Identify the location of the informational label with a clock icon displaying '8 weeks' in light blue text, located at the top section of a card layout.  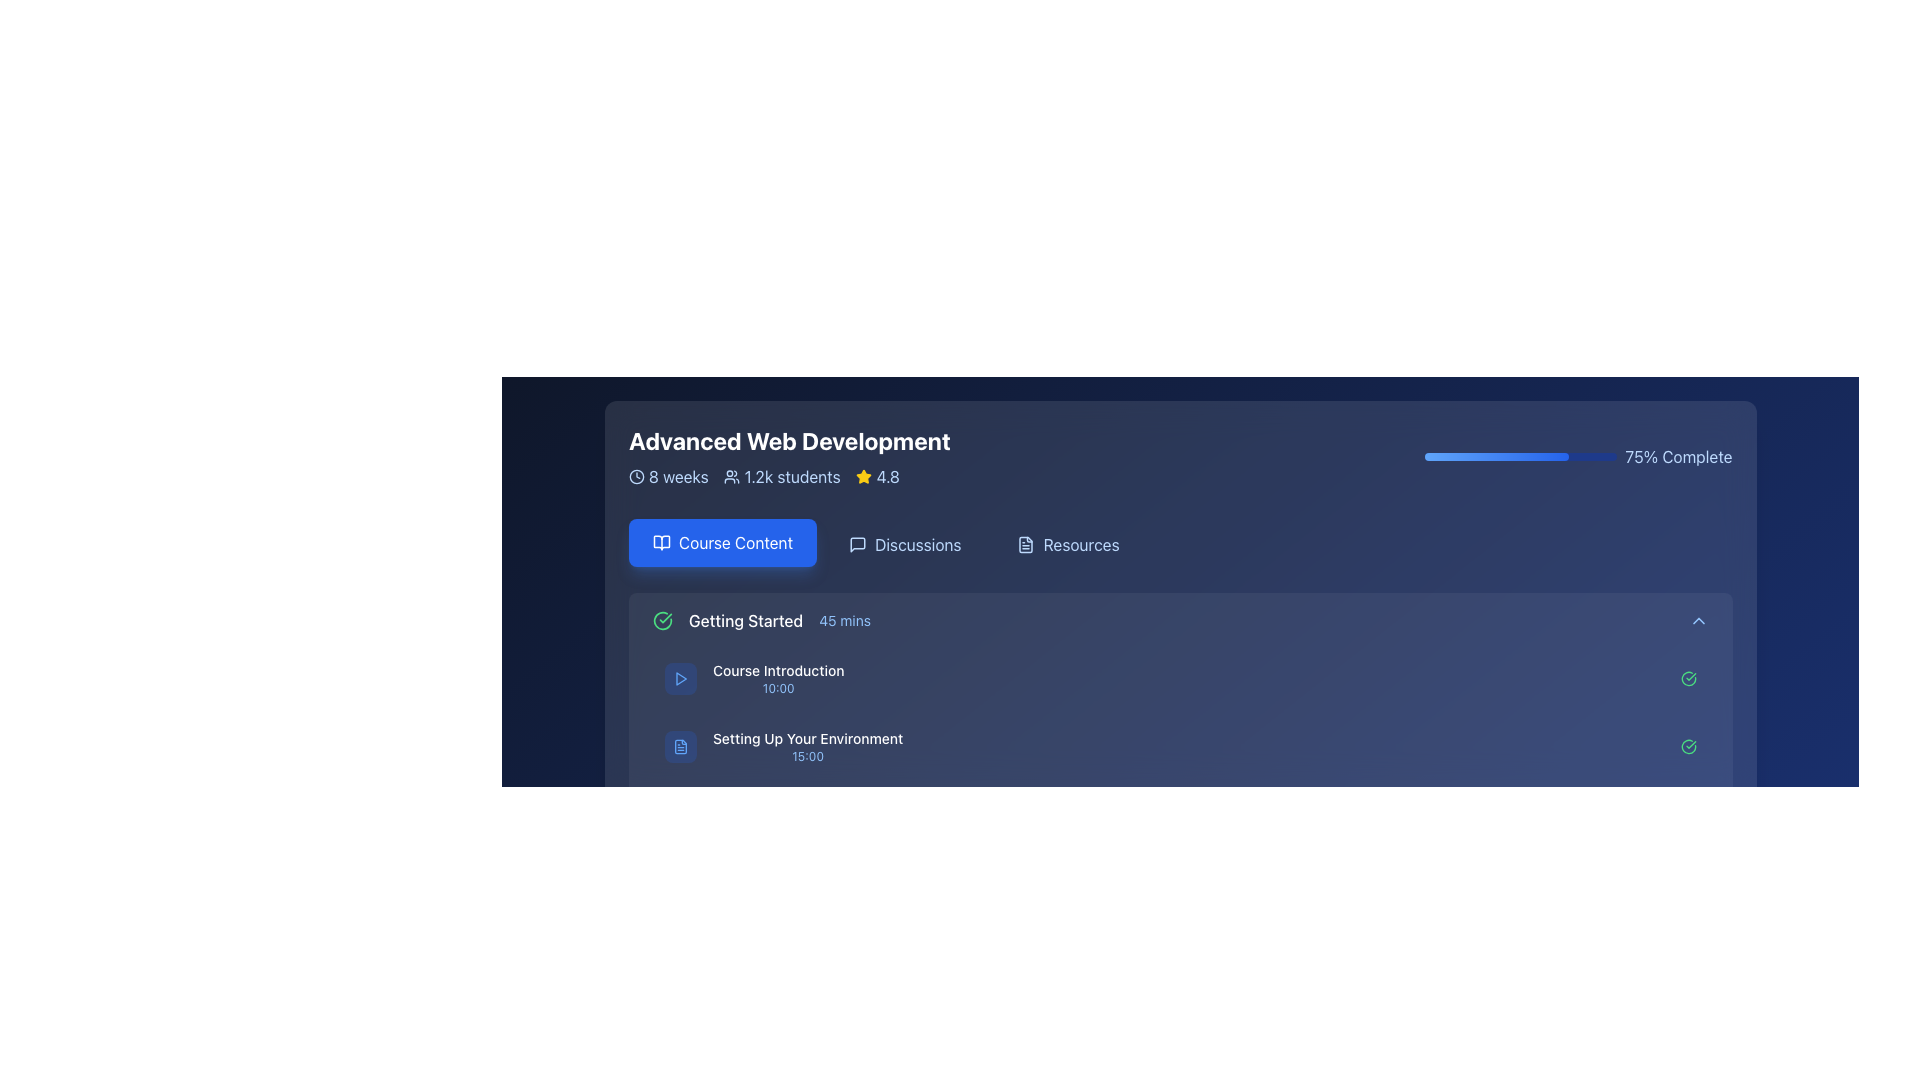
(668, 477).